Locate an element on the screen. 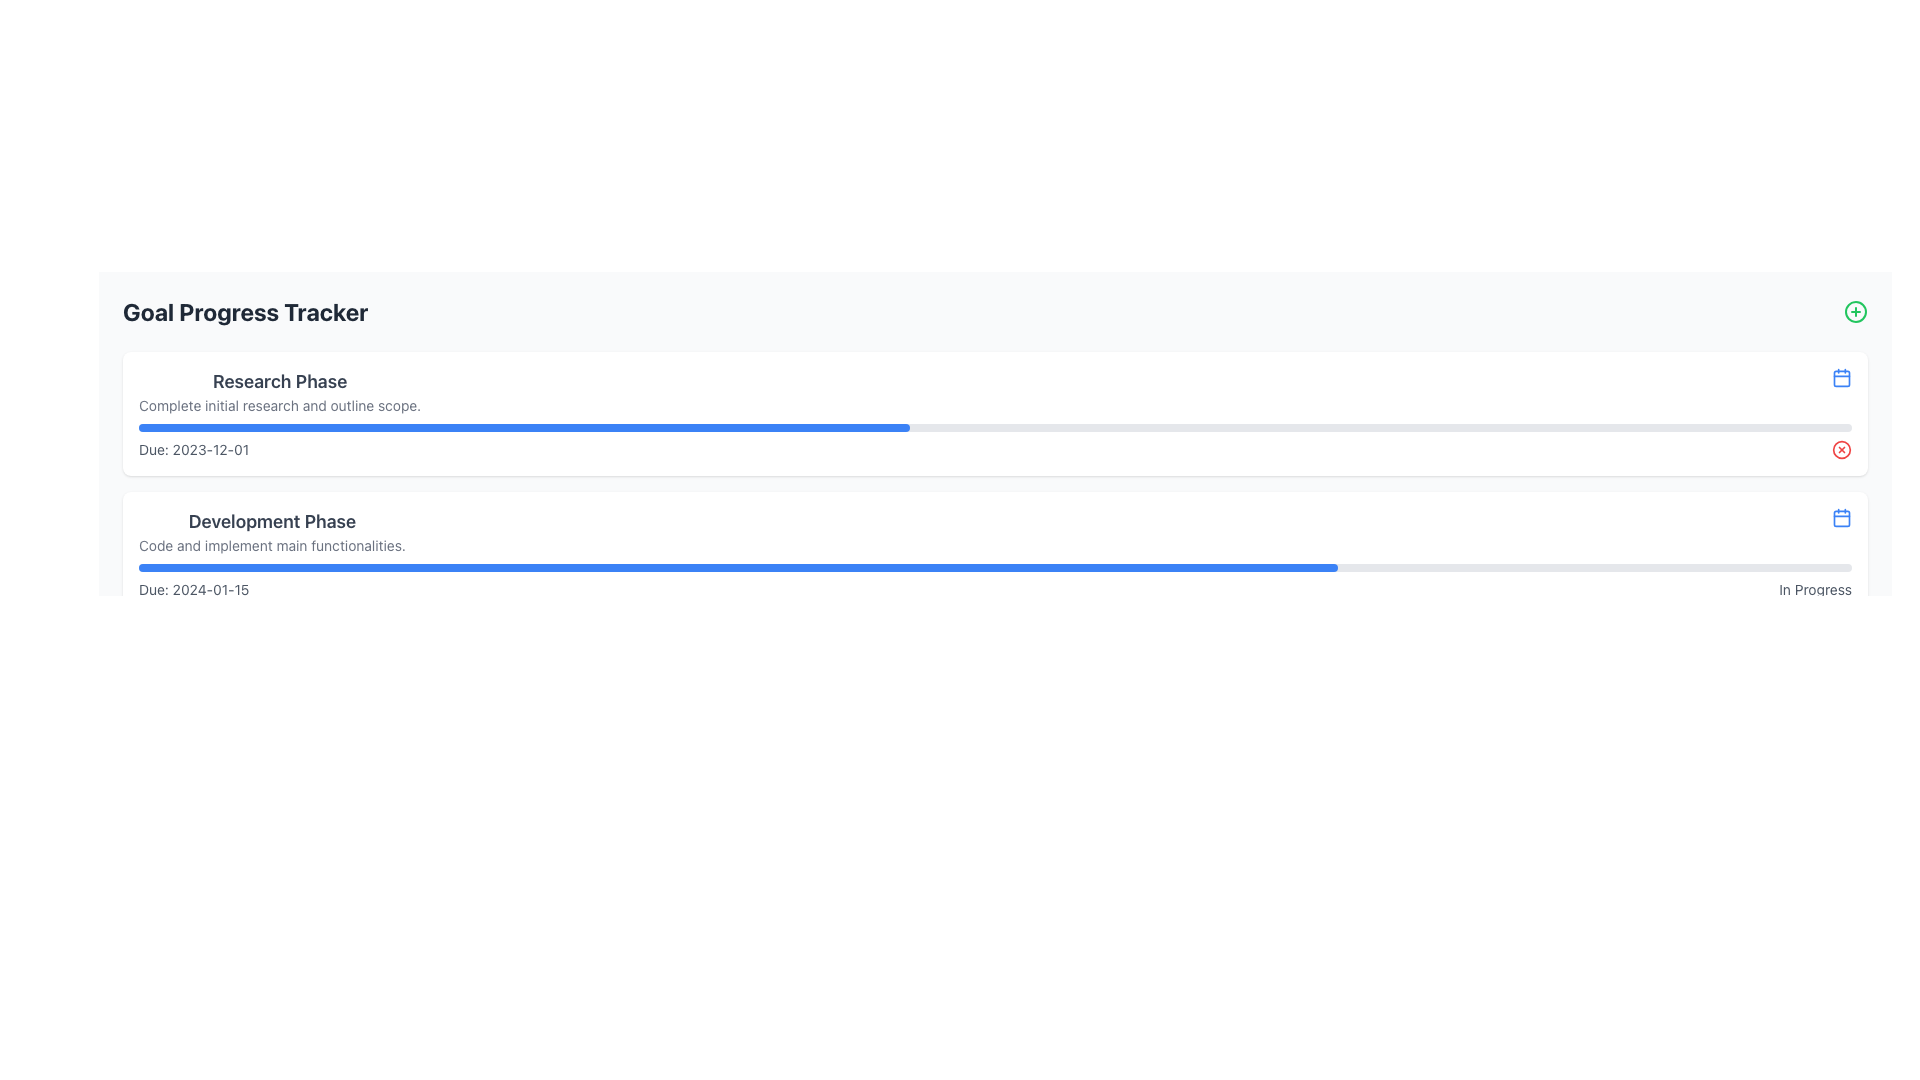  the icon located at the top-right corner of the 'Goal Progress Tracker' section is located at coordinates (1855, 312).